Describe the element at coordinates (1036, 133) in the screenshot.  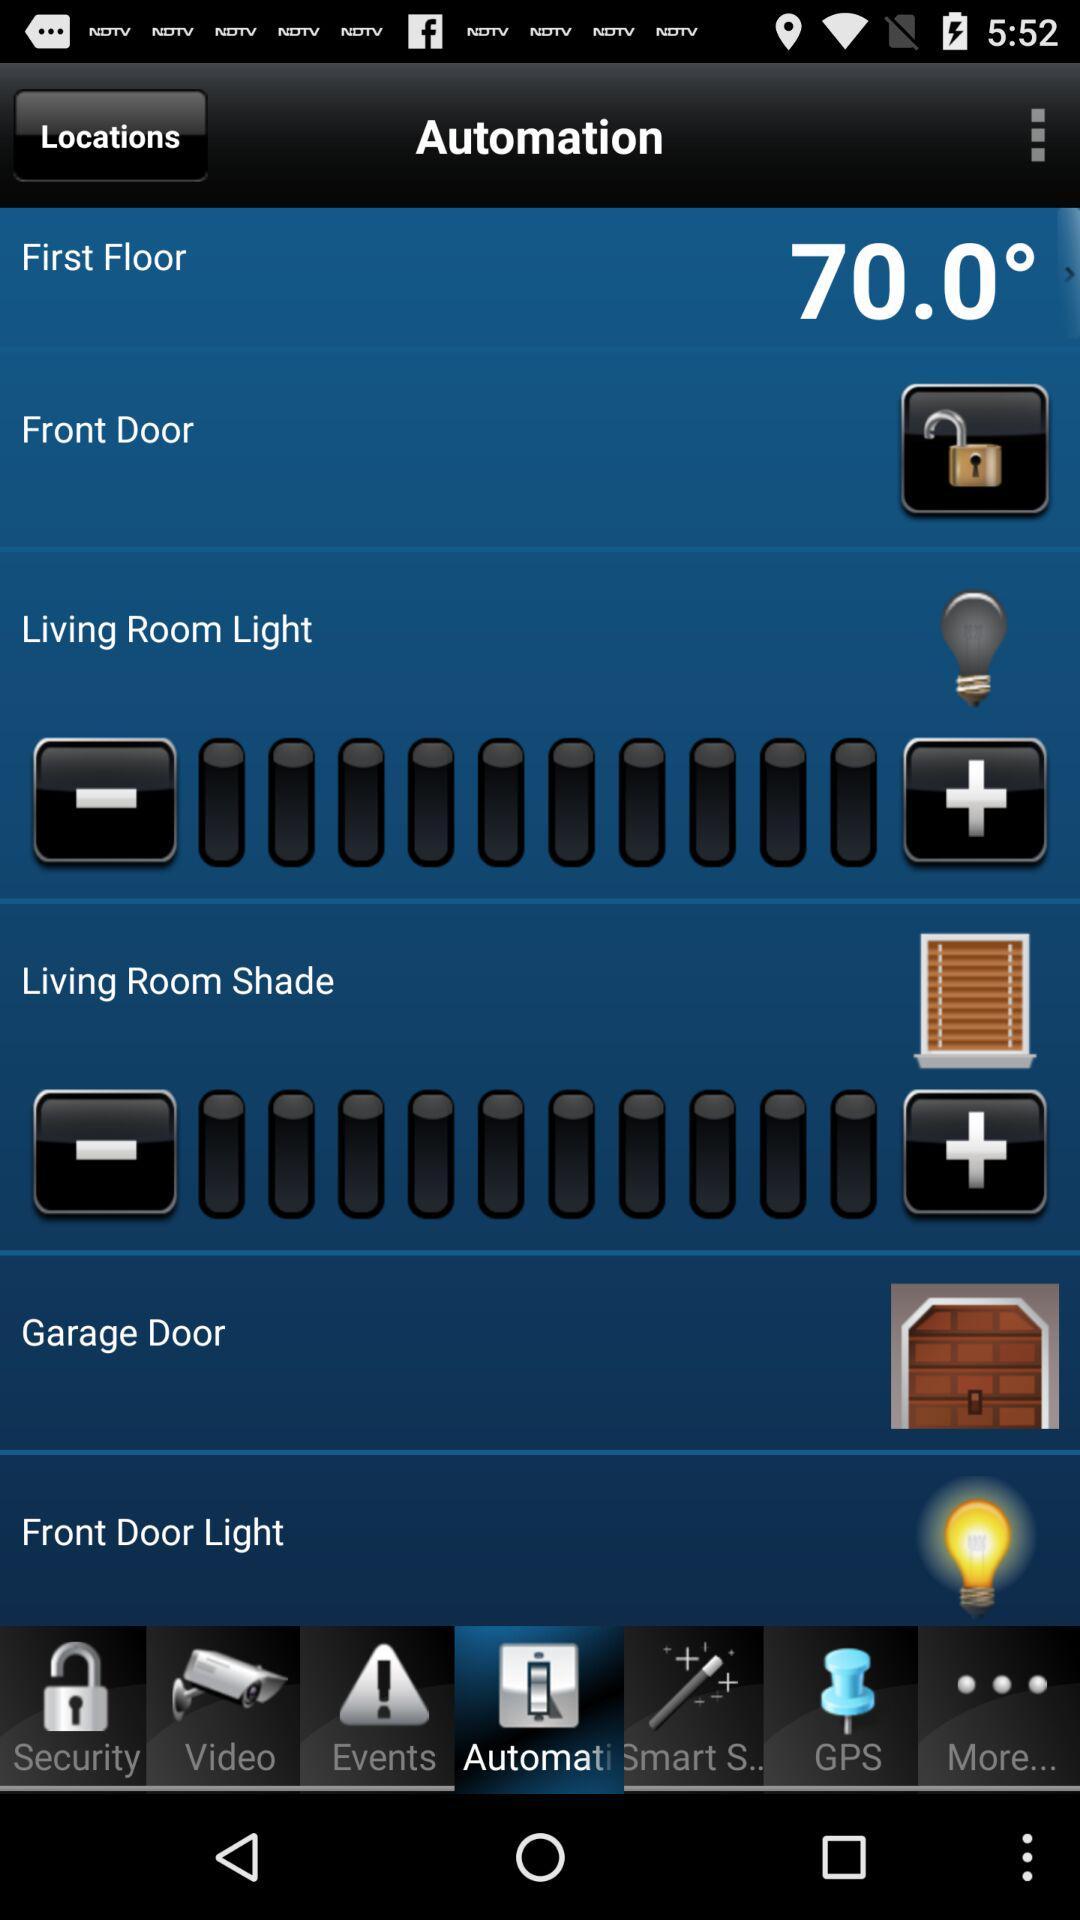
I see `more` at that location.